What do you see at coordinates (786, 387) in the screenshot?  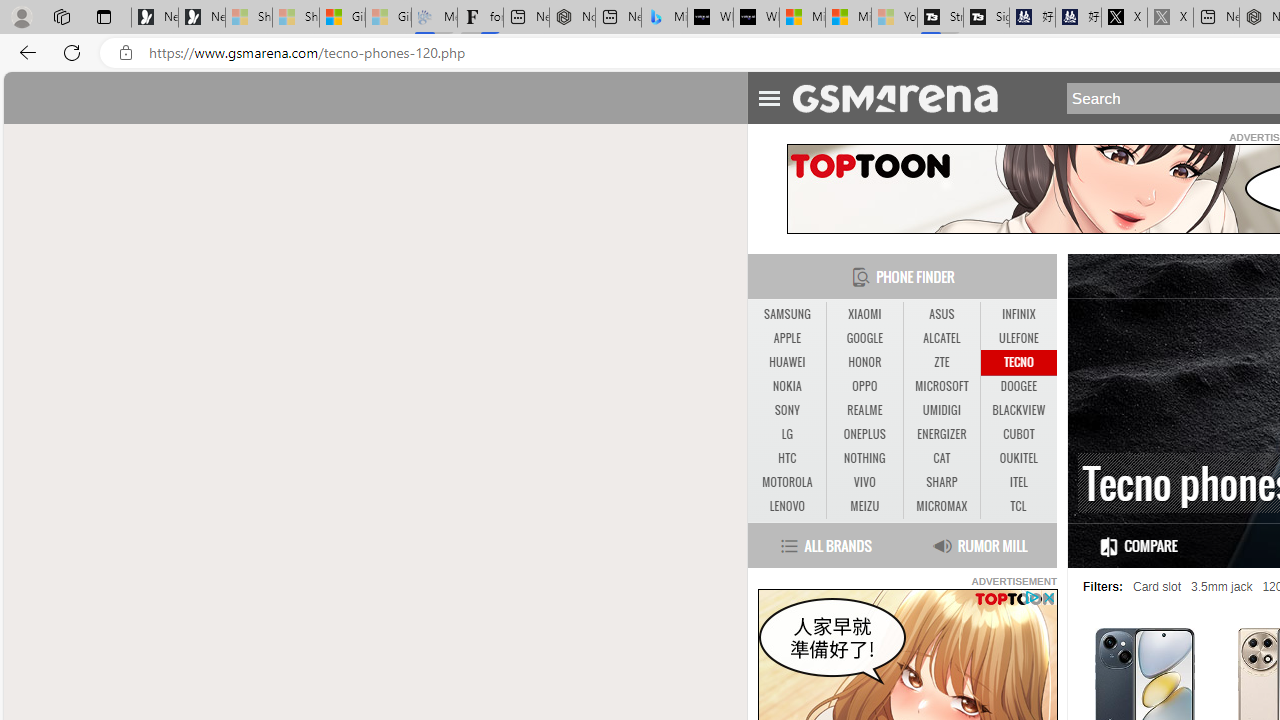 I see `'NOKIA'` at bounding box center [786, 387].